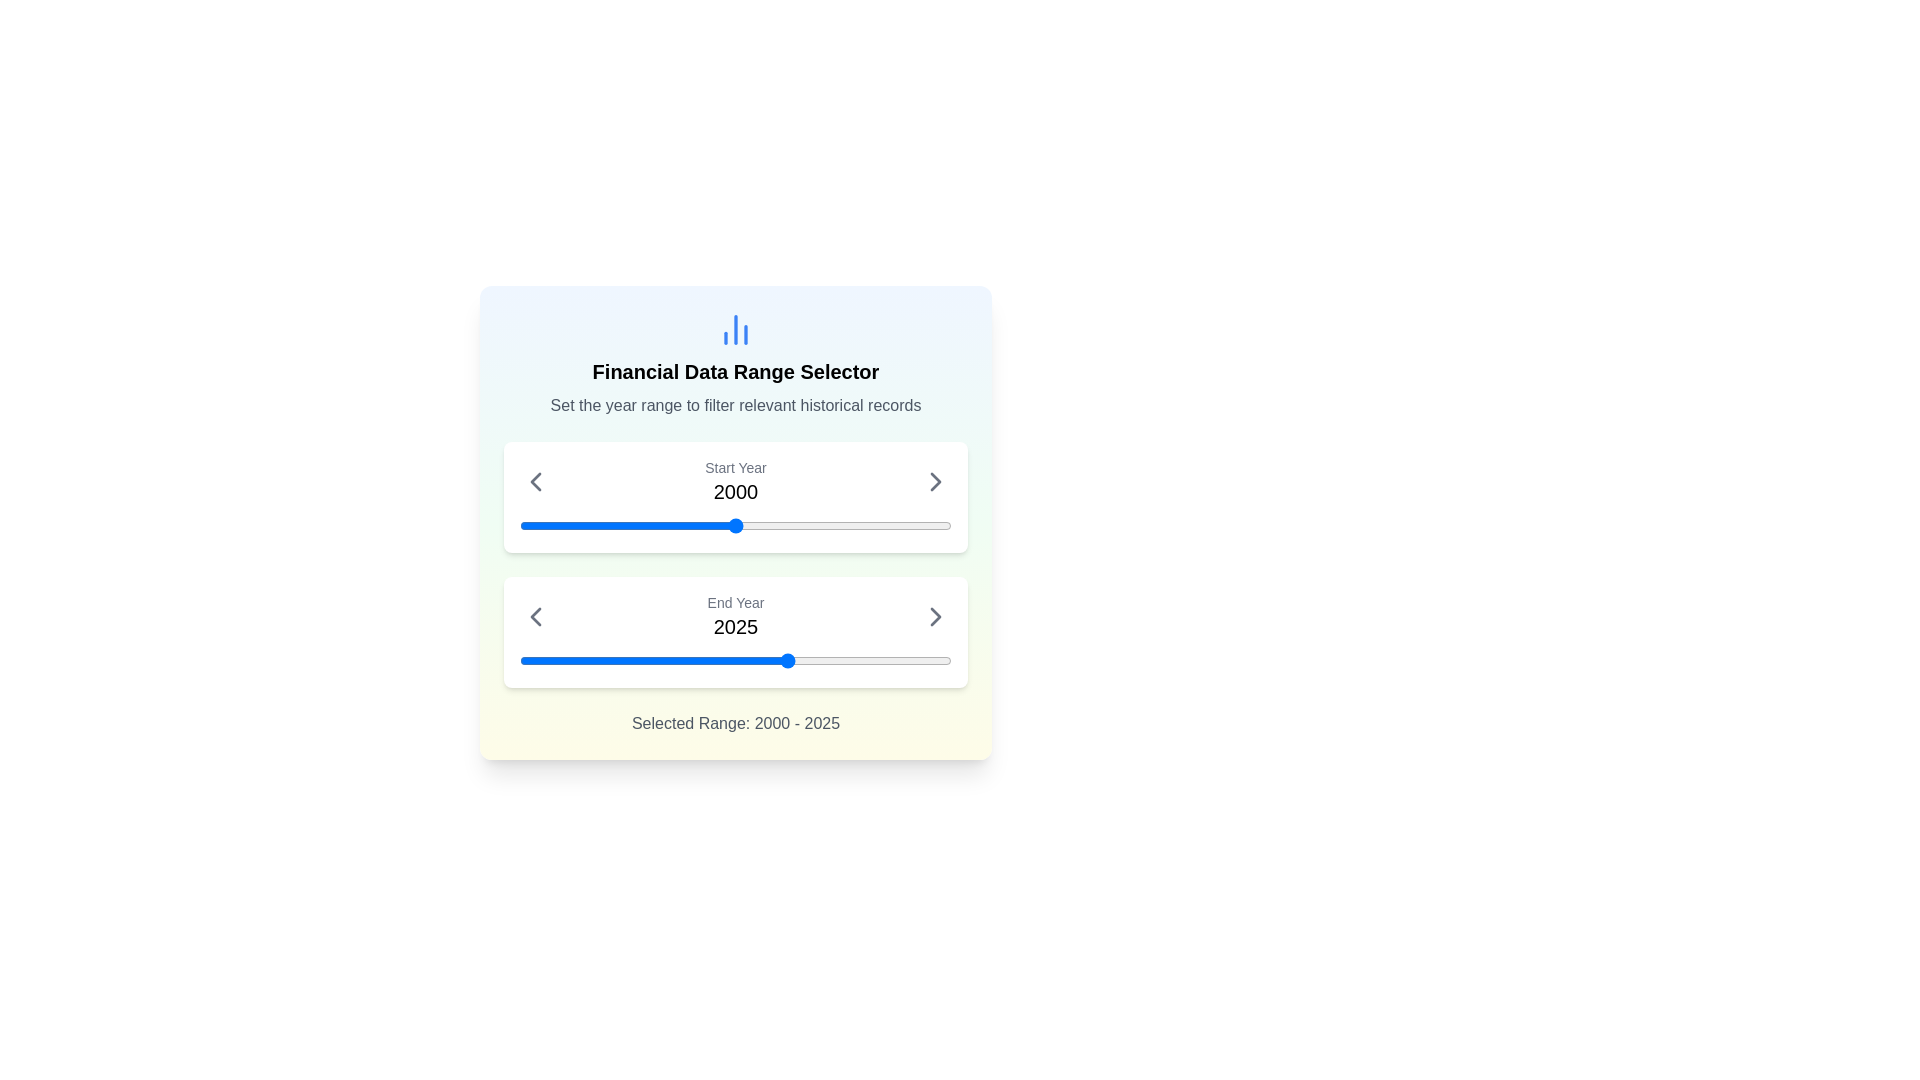 This screenshot has height=1080, width=1920. Describe the element at coordinates (734, 601) in the screenshot. I see `the 'End Year' label text, which is positioned above the year '2025' in the bottom part of the interface` at that location.